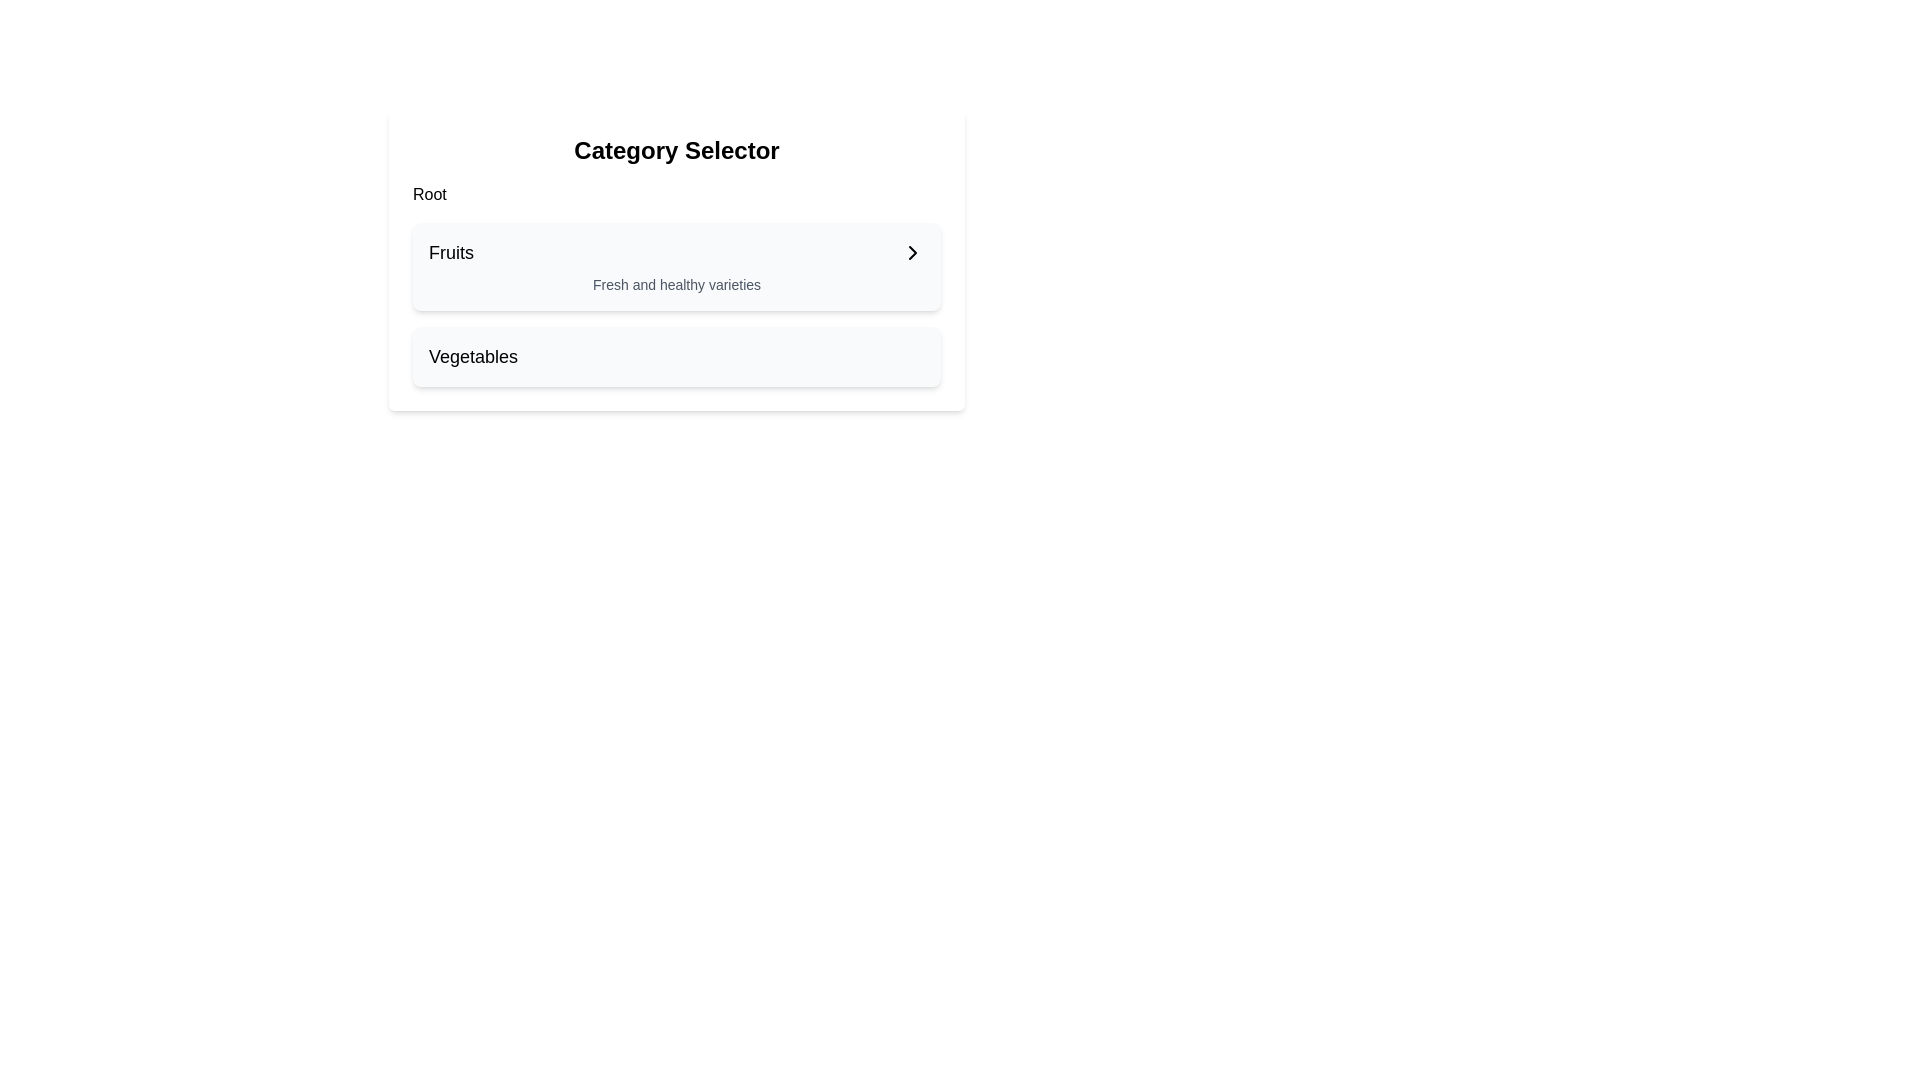 The image size is (1920, 1080). I want to click on the static text label displaying 'Root', which is positioned near the top-left corner of the 'Category Selector' section, slightly above the buttons labeled 'Fruits' and 'Vegetables', so click(428, 195).